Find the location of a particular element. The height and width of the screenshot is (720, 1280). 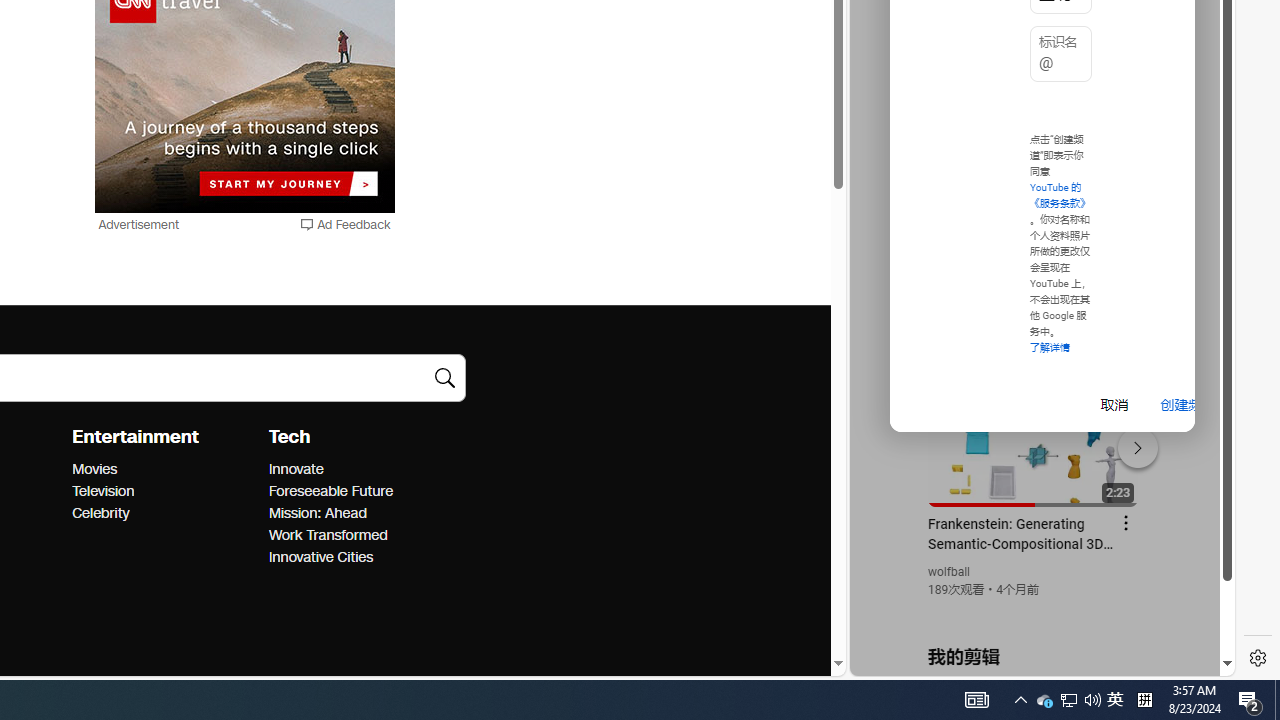

'Entertainment Celebrity' is located at coordinates (100, 512).